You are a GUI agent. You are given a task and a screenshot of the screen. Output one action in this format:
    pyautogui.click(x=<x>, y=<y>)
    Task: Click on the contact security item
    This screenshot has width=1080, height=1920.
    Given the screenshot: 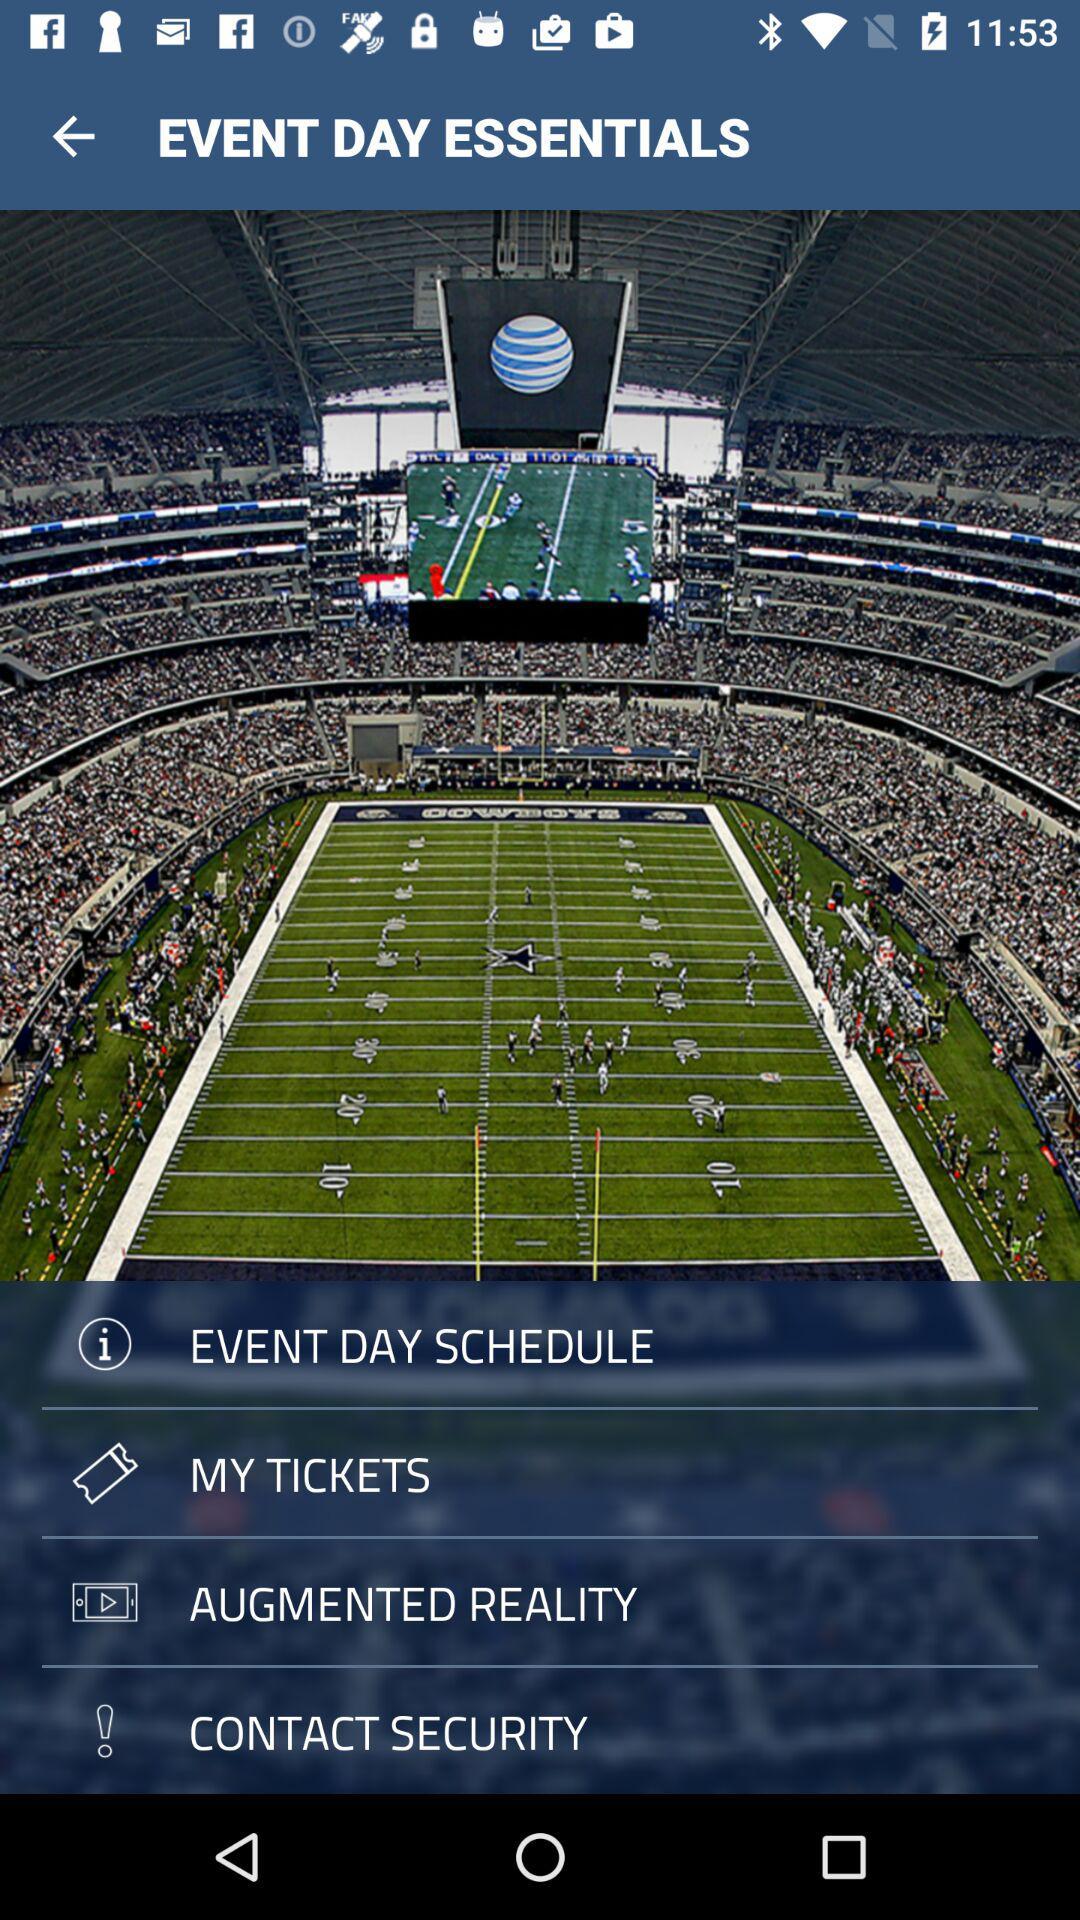 What is the action you would take?
    pyautogui.click(x=540, y=1730)
    